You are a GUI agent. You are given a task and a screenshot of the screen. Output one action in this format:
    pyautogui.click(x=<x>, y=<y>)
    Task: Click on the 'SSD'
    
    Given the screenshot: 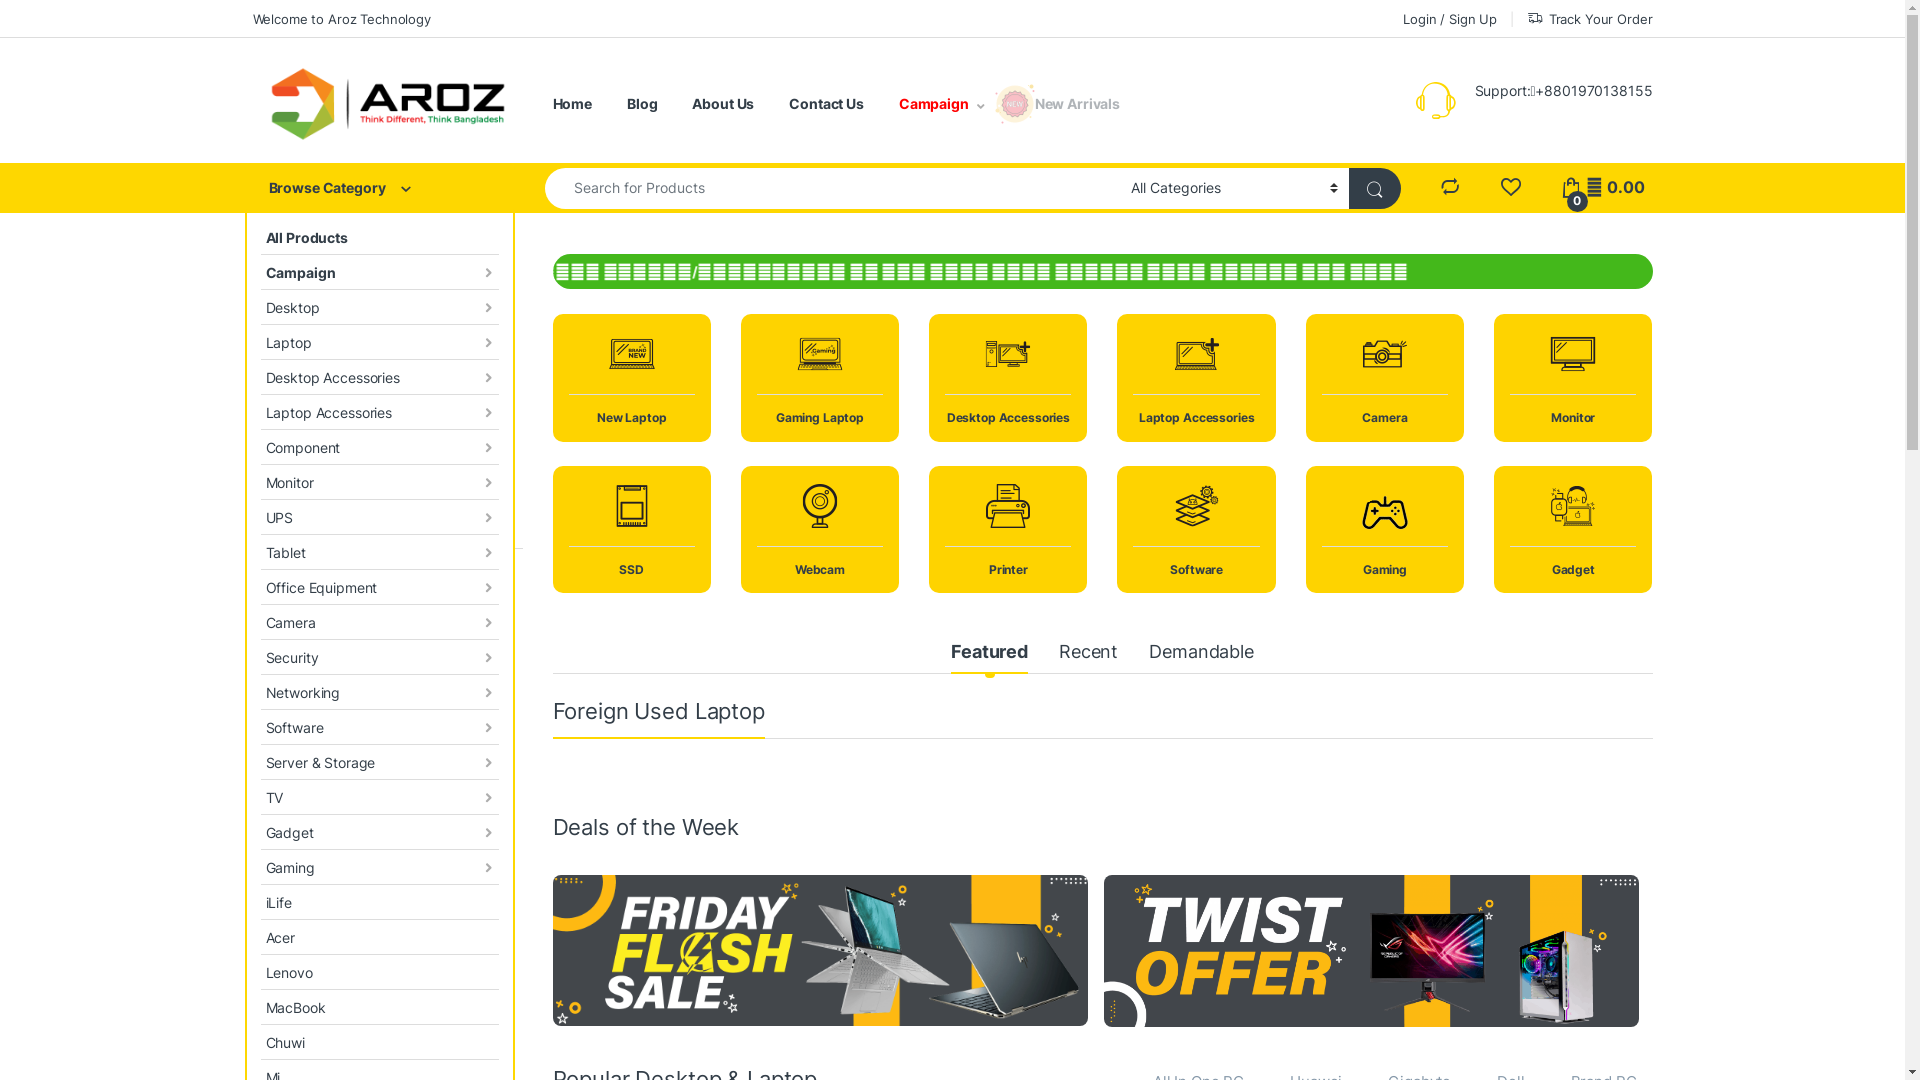 What is the action you would take?
    pyautogui.click(x=629, y=528)
    